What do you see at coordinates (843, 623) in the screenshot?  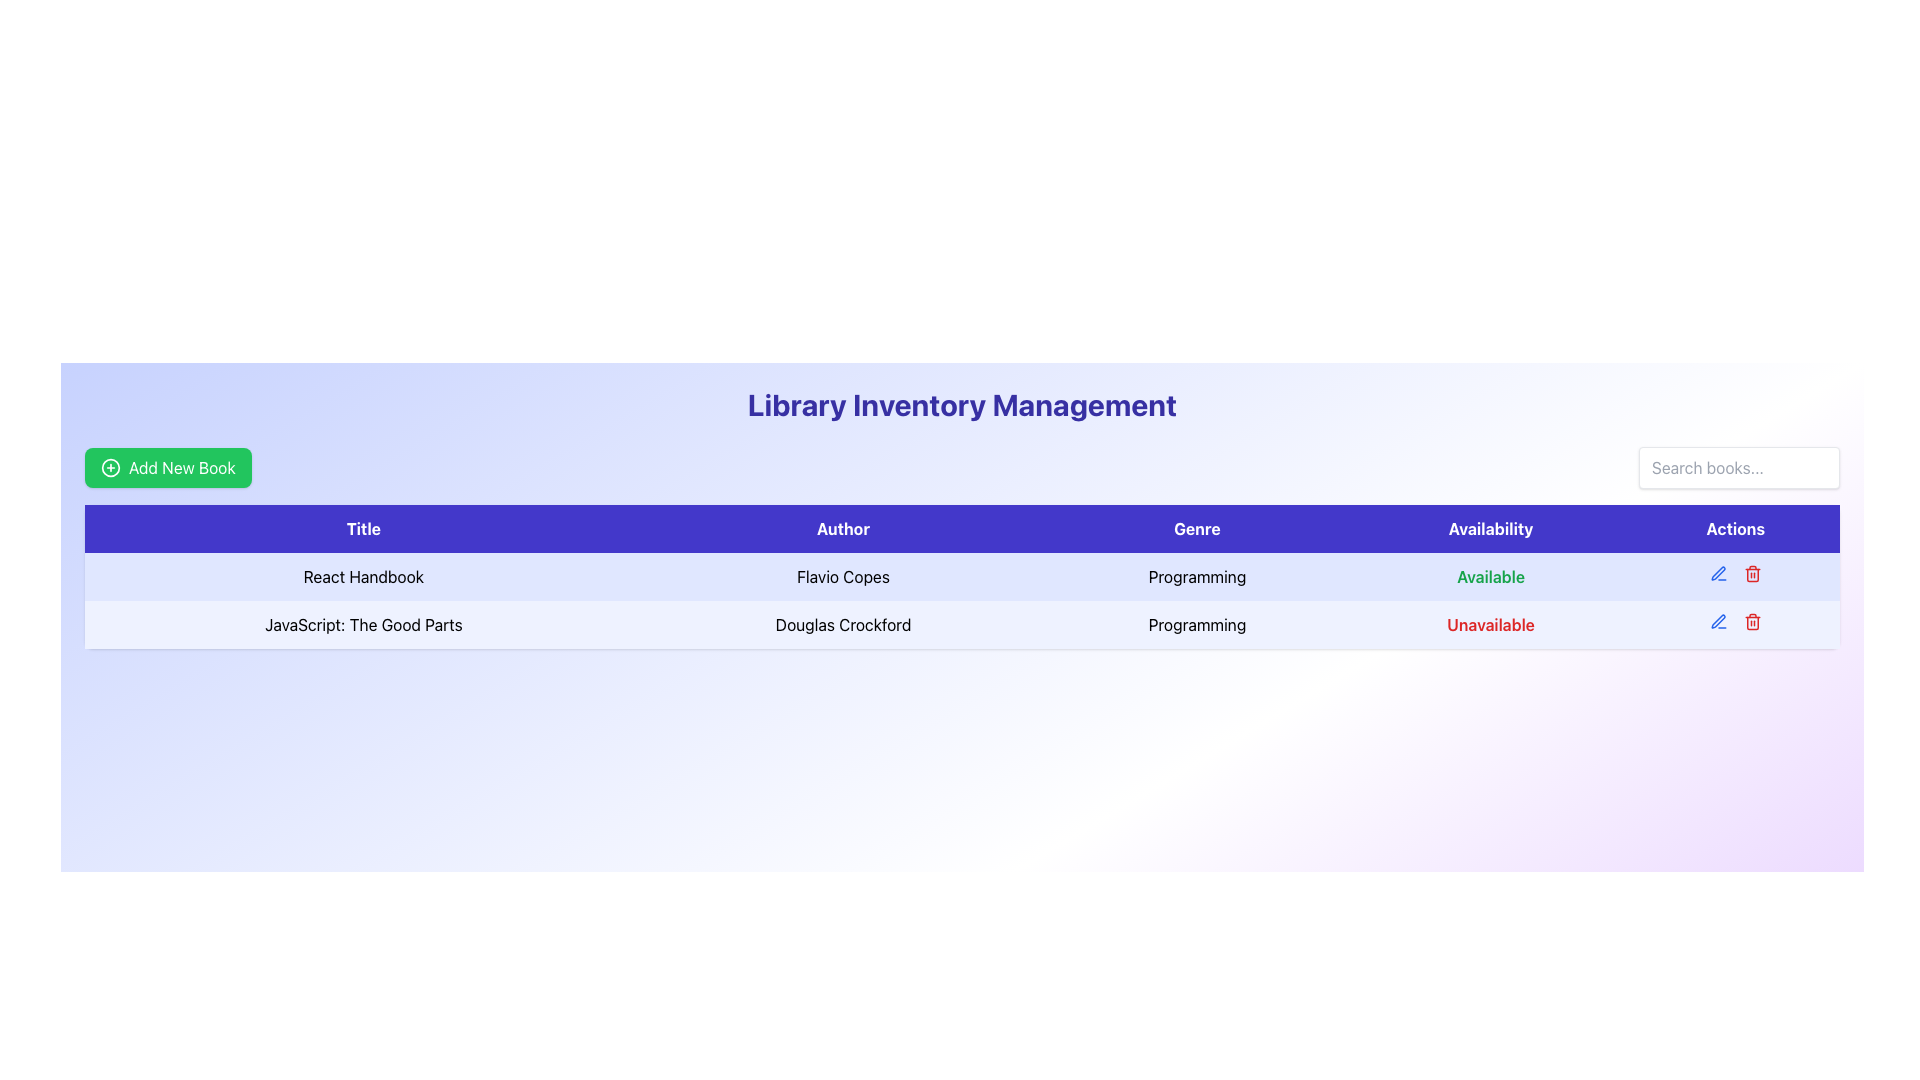 I see `text content displayed in the text field showing 'Douglas Crockford' in a black font against a light blue background, located in the second row of the table under the 'Author' column` at bounding box center [843, 623].